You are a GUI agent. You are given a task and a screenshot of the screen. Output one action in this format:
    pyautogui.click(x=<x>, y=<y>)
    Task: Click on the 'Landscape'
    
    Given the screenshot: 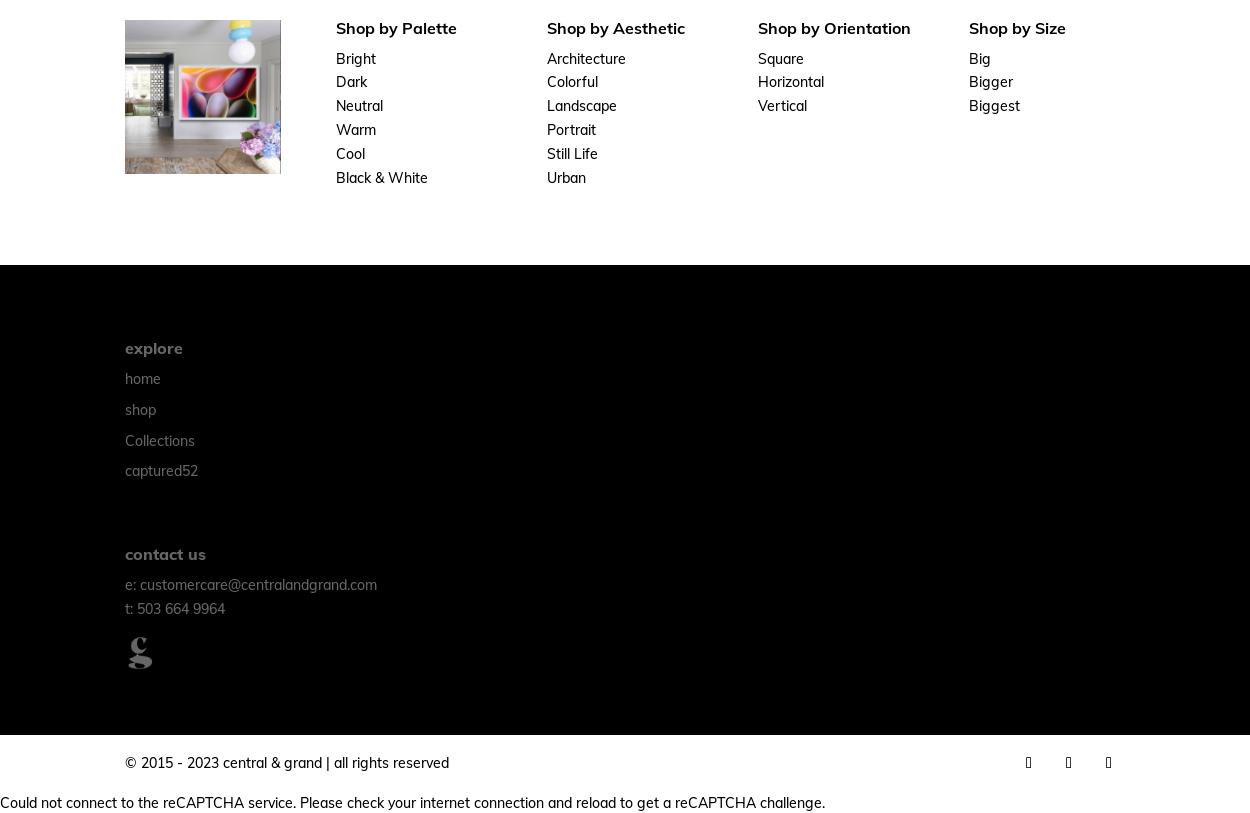 What is the action you would take?
    pyautogui.click(x=581, y=105)
    